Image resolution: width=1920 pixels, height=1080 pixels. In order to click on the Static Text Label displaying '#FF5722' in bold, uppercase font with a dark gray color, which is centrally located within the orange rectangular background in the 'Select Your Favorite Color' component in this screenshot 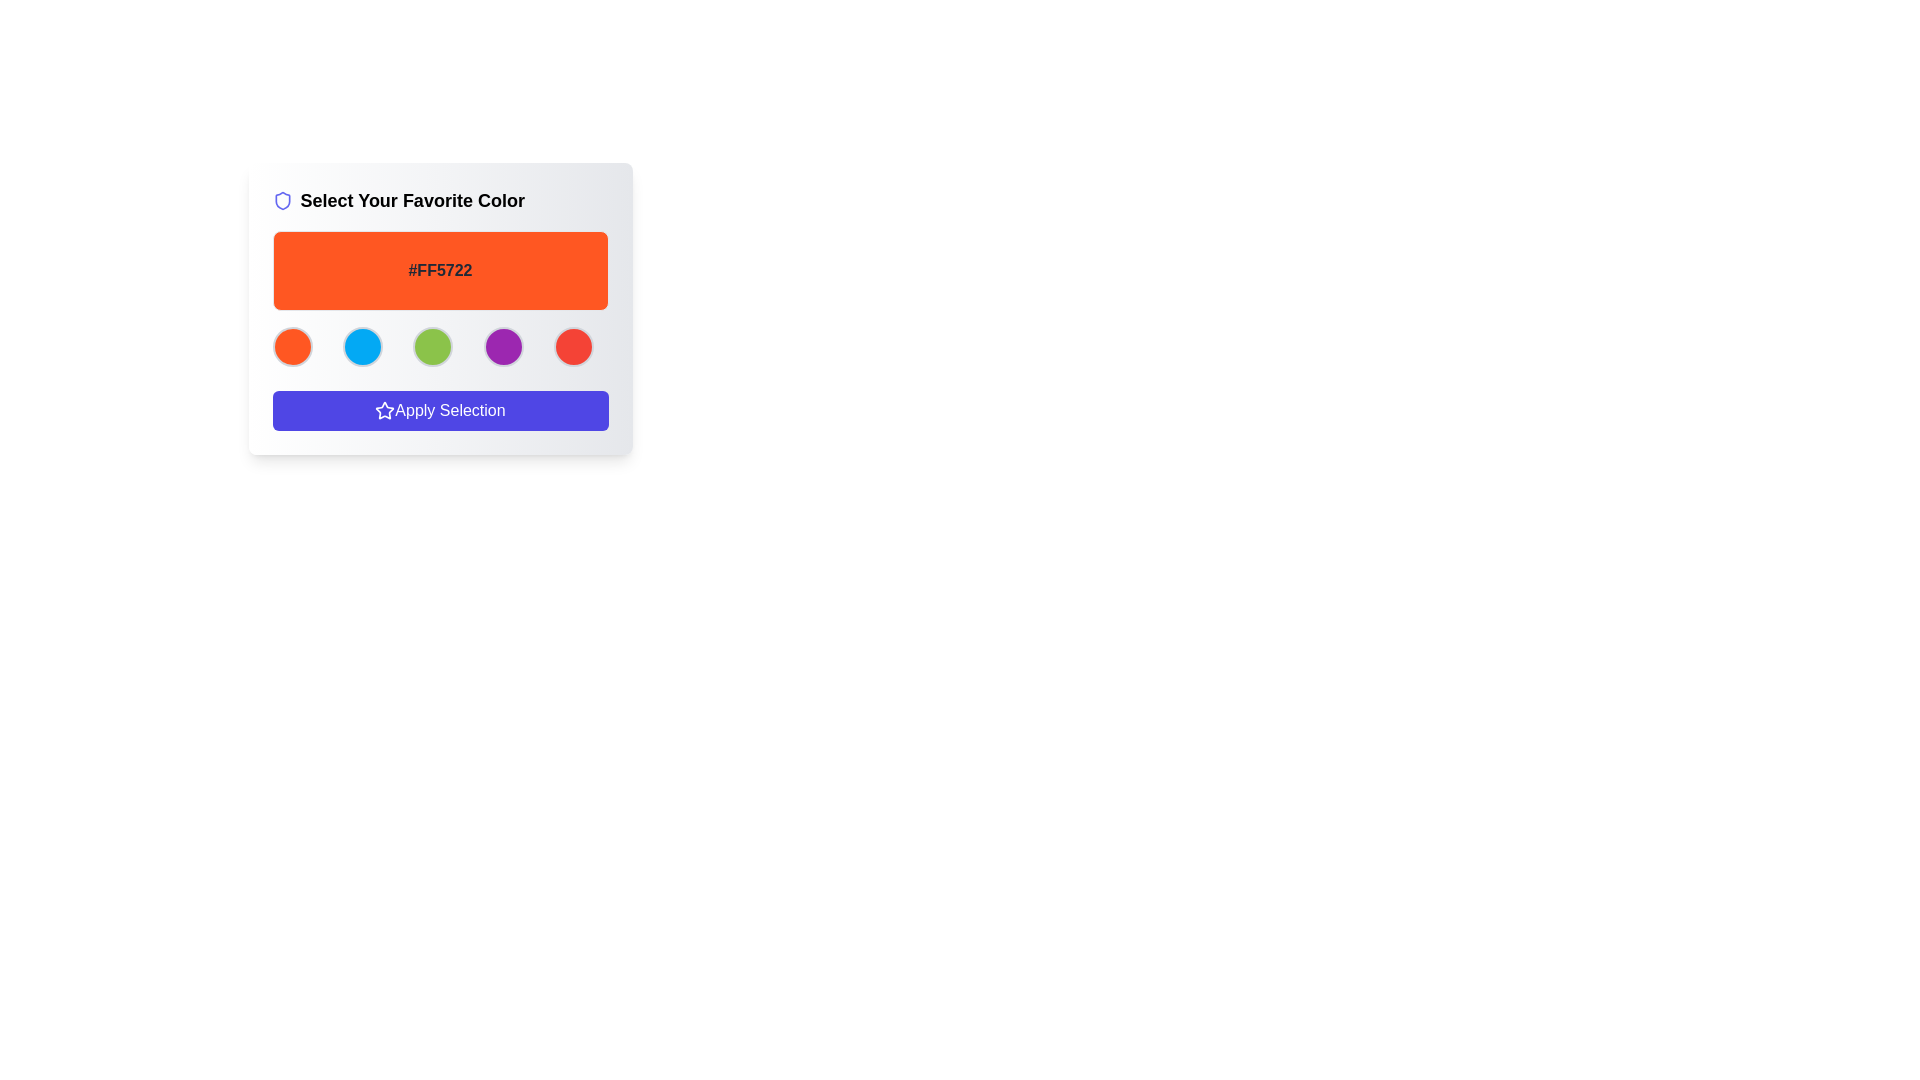, I will do `click(439, 270)`.